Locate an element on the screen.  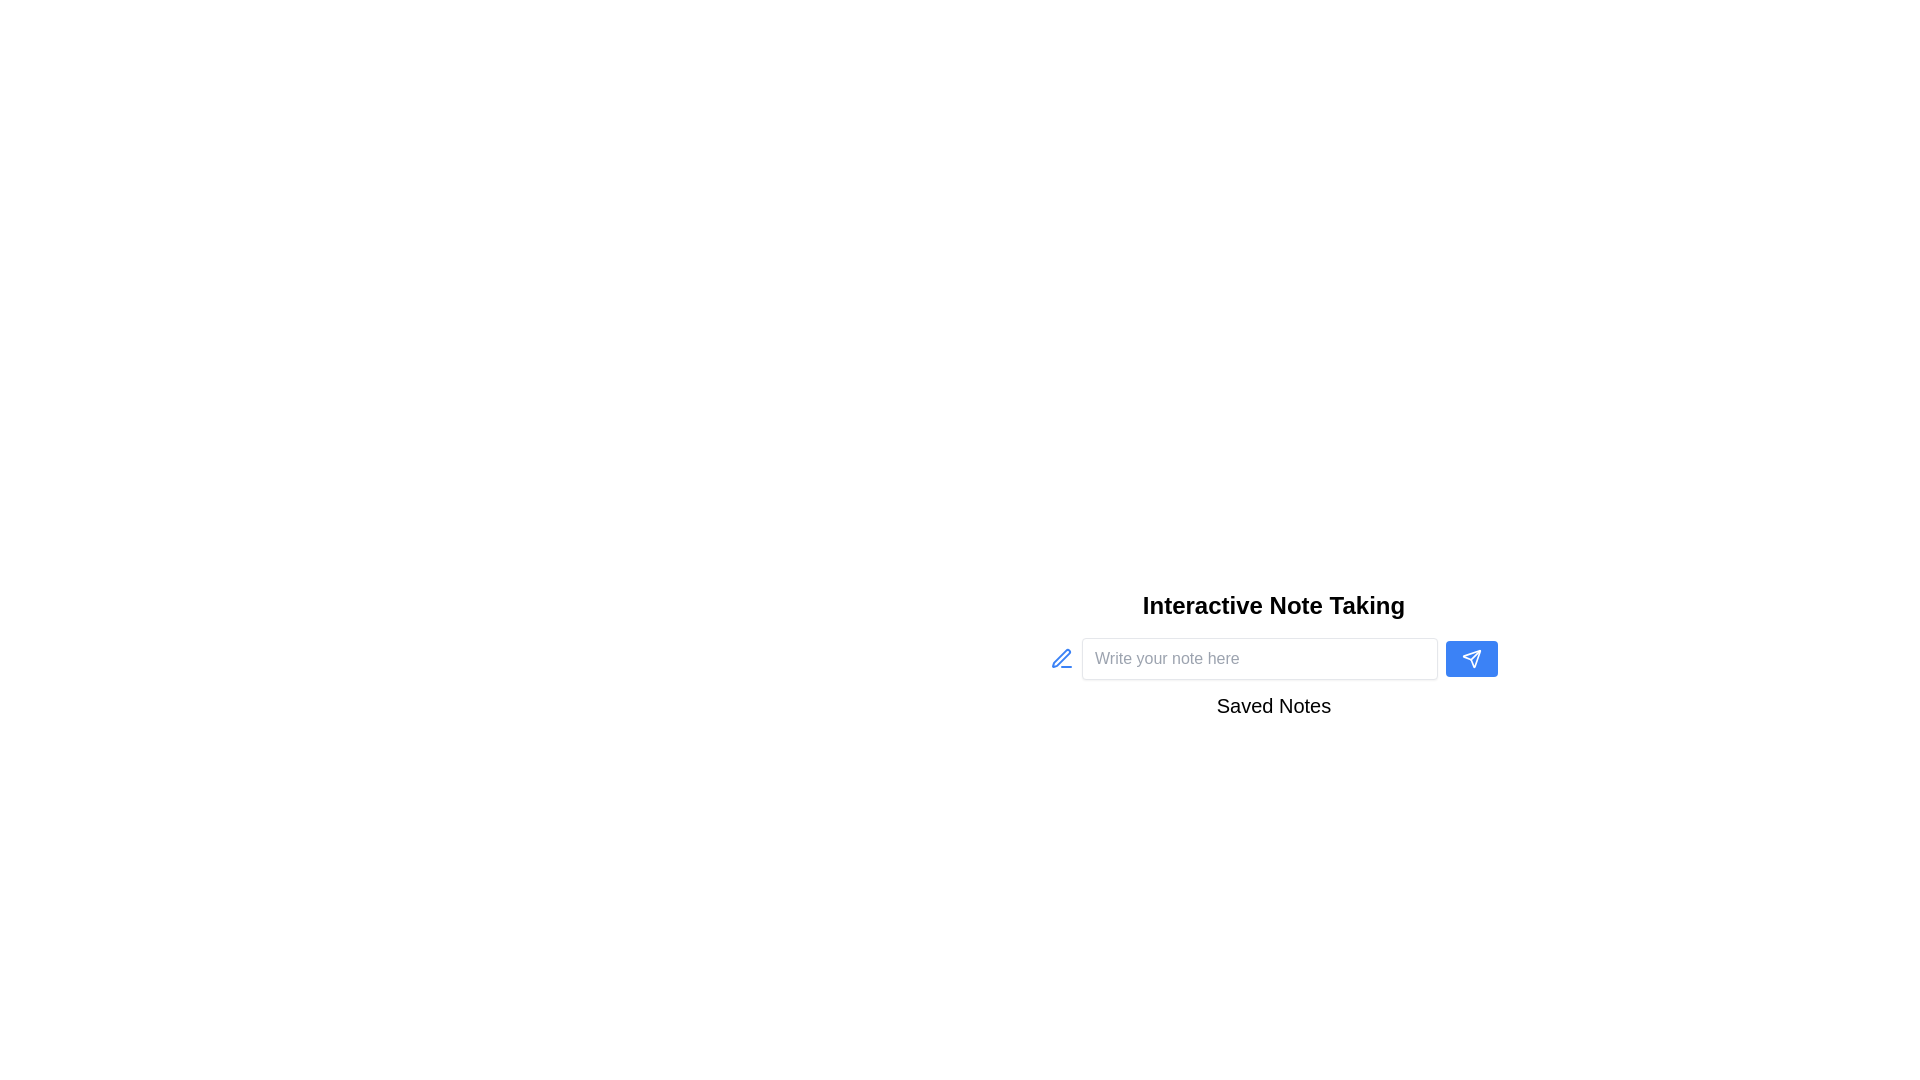
the editing icon located to the left of the 'Write your note here' text box is located at coordinates (1060, 659).